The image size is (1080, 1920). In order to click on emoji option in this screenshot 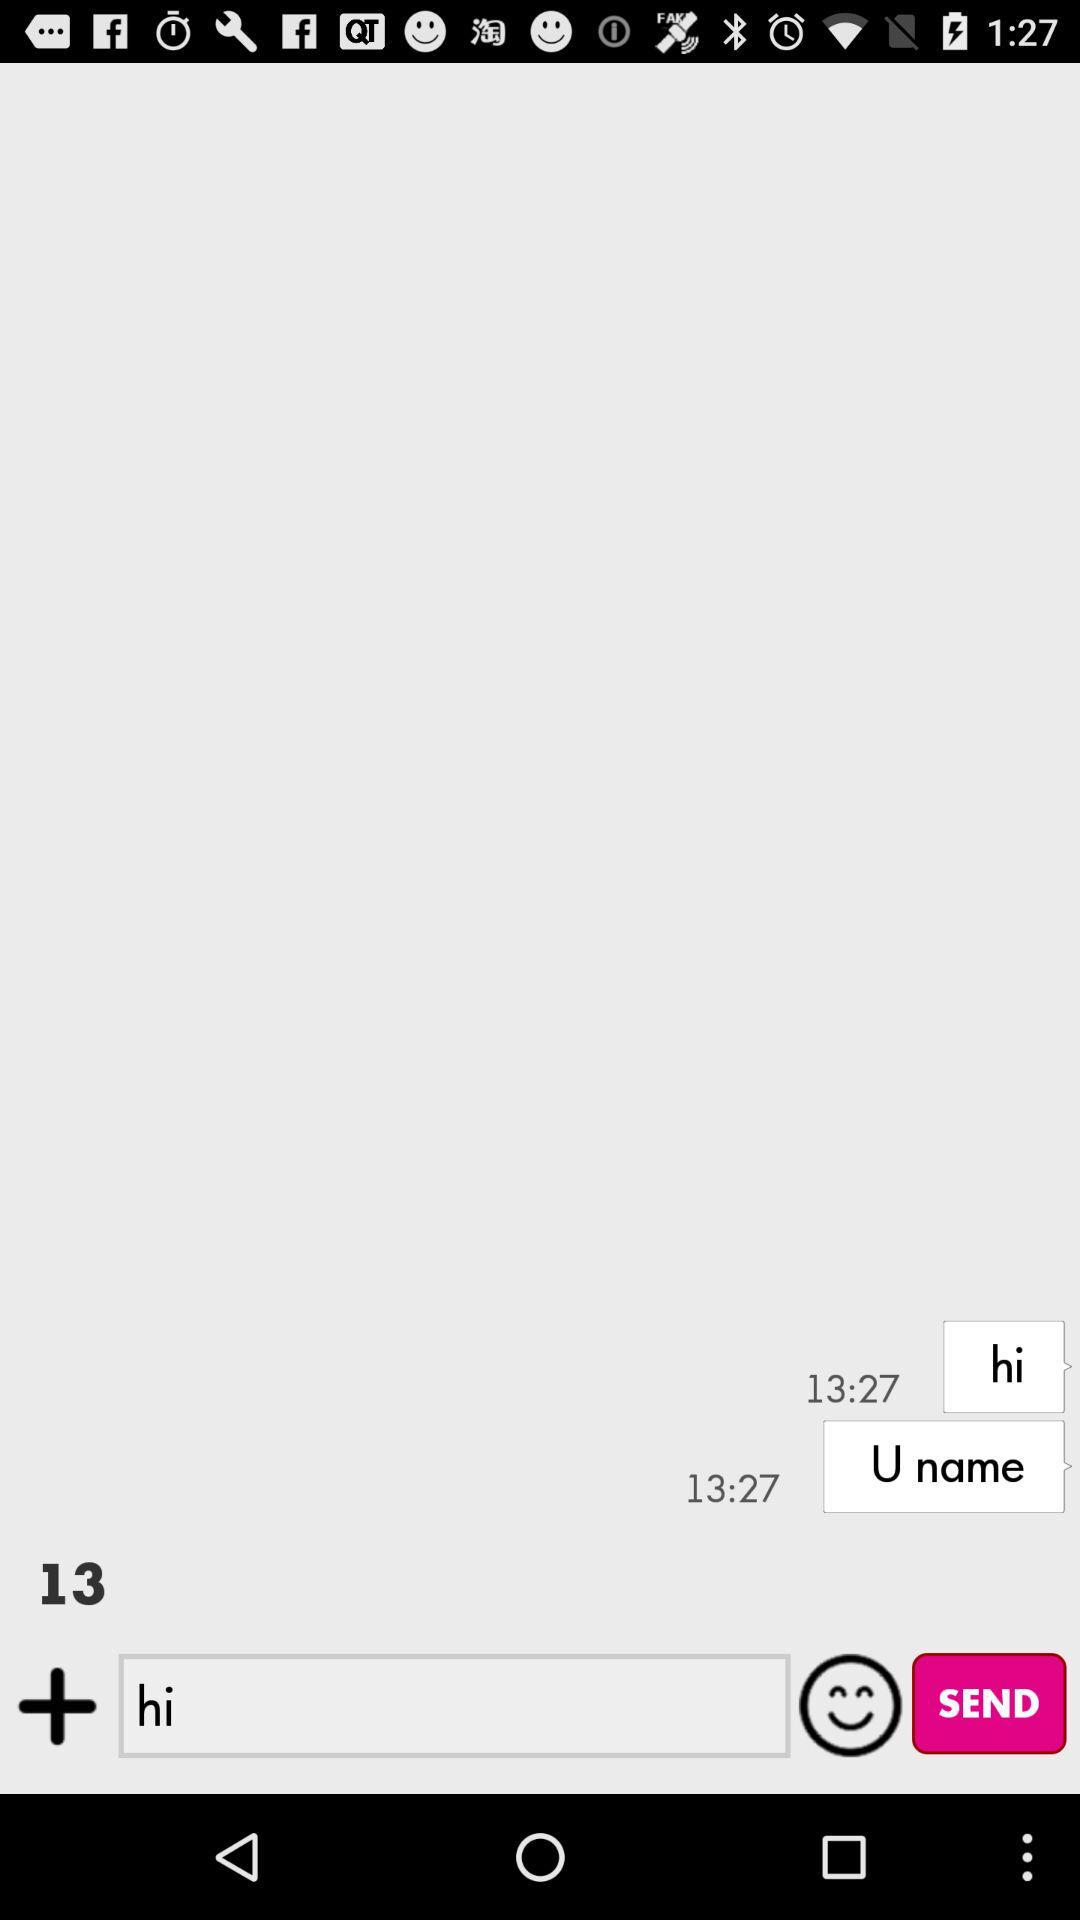, I will do `click(851, 1704)`.